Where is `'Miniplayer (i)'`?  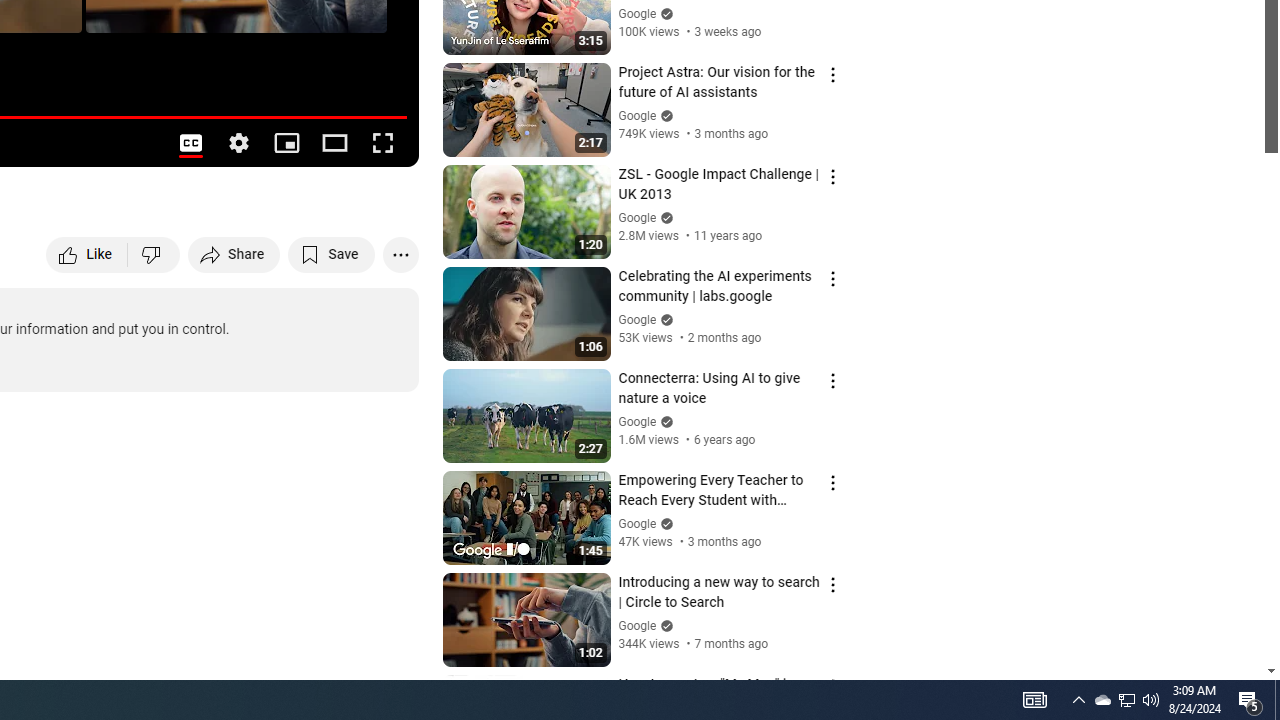 'Miniplayer (i)' is located at coordinates (285, 141).